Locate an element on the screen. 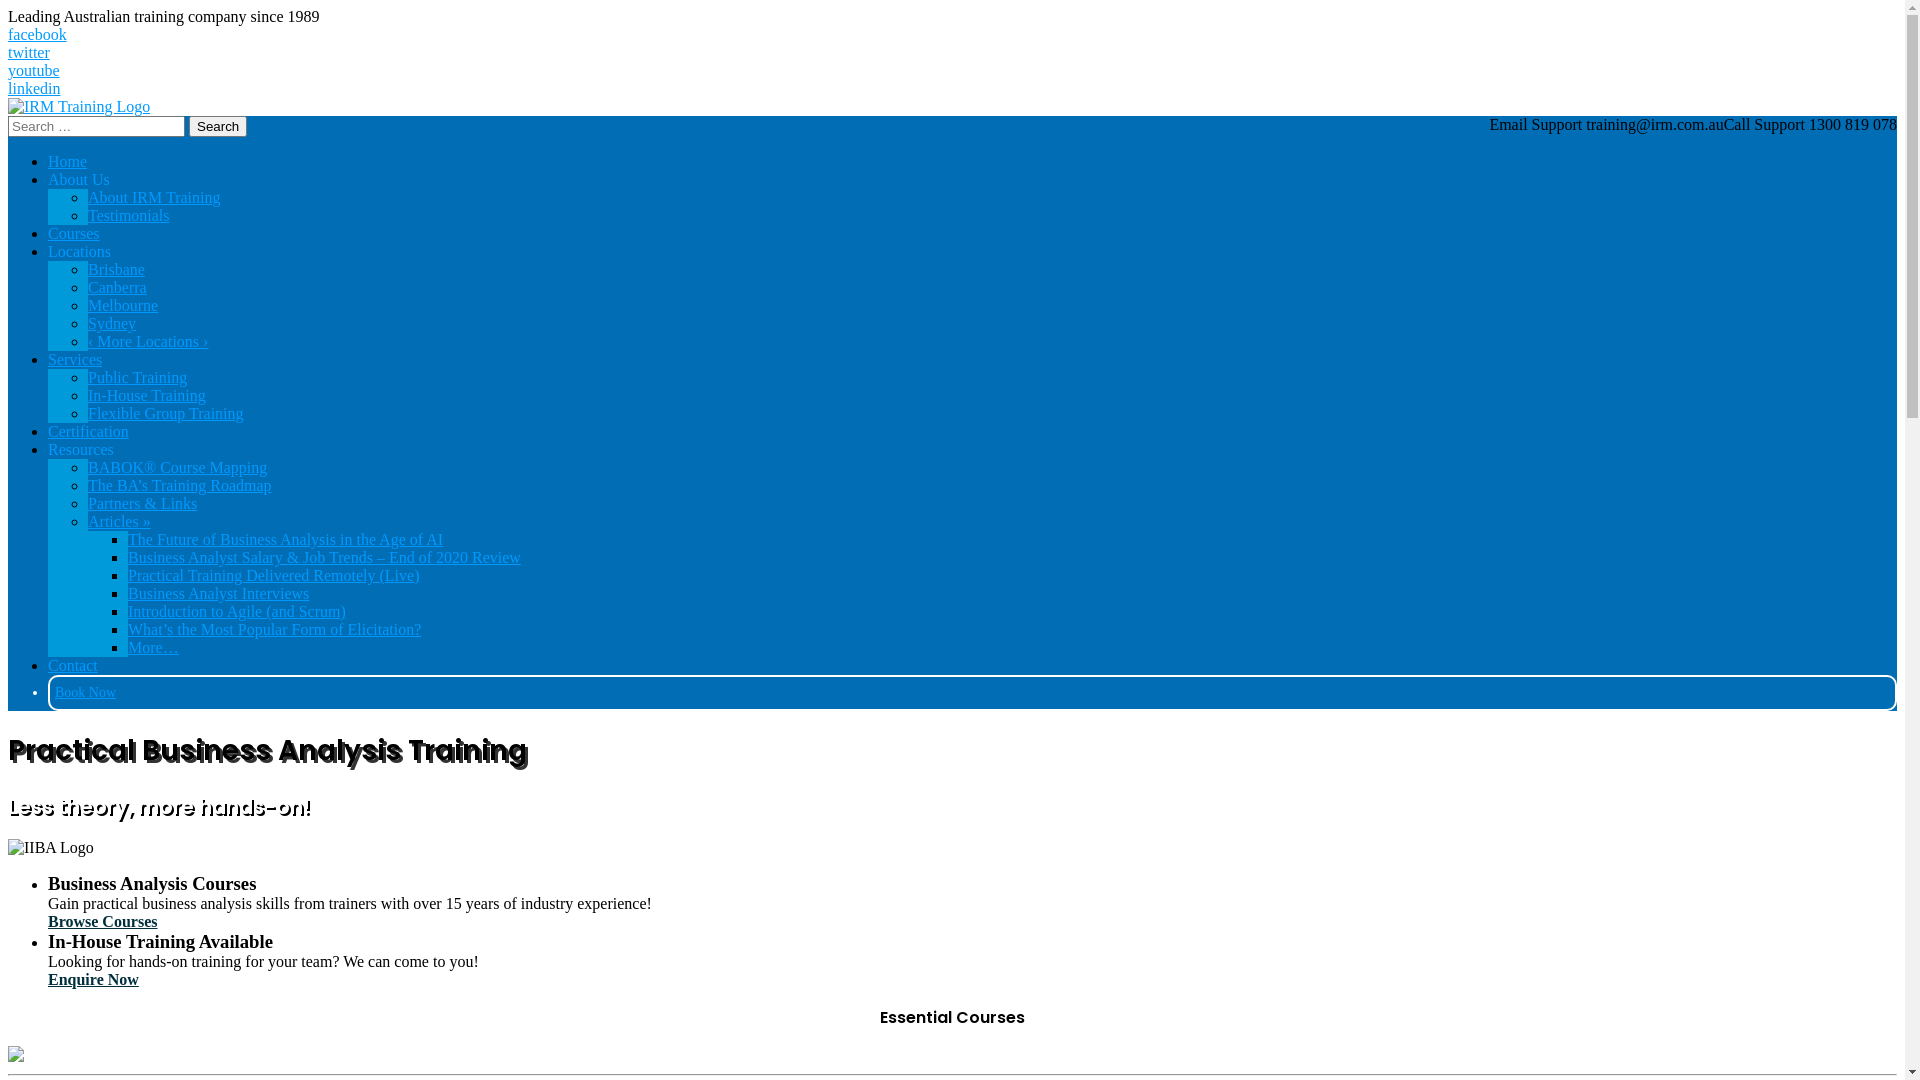 Image resolution: width=1920 pixels, height=1080 pixels. 'Public Training' is located at coordinates (136, 377).